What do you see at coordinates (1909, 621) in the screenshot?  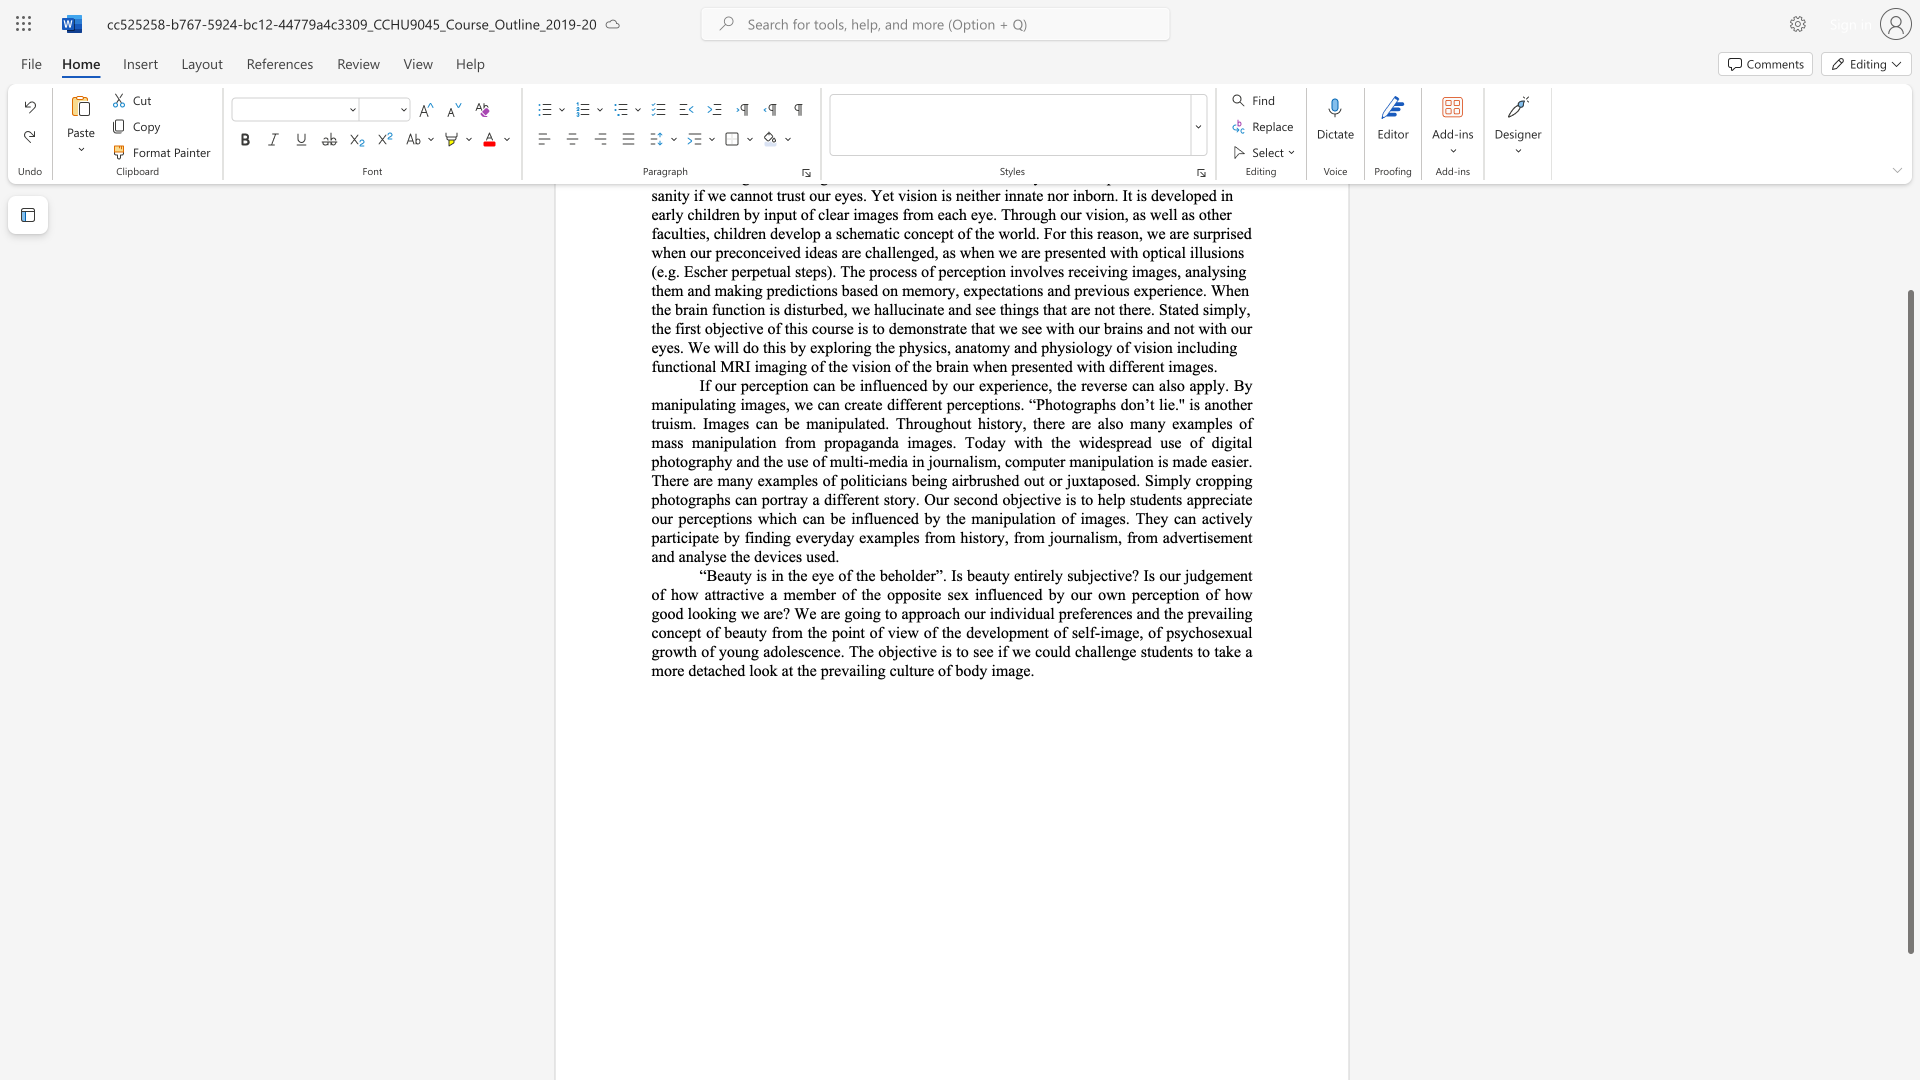 I see `the scrollbar and move down 150 pixels` at bounding box center [1909, 621].